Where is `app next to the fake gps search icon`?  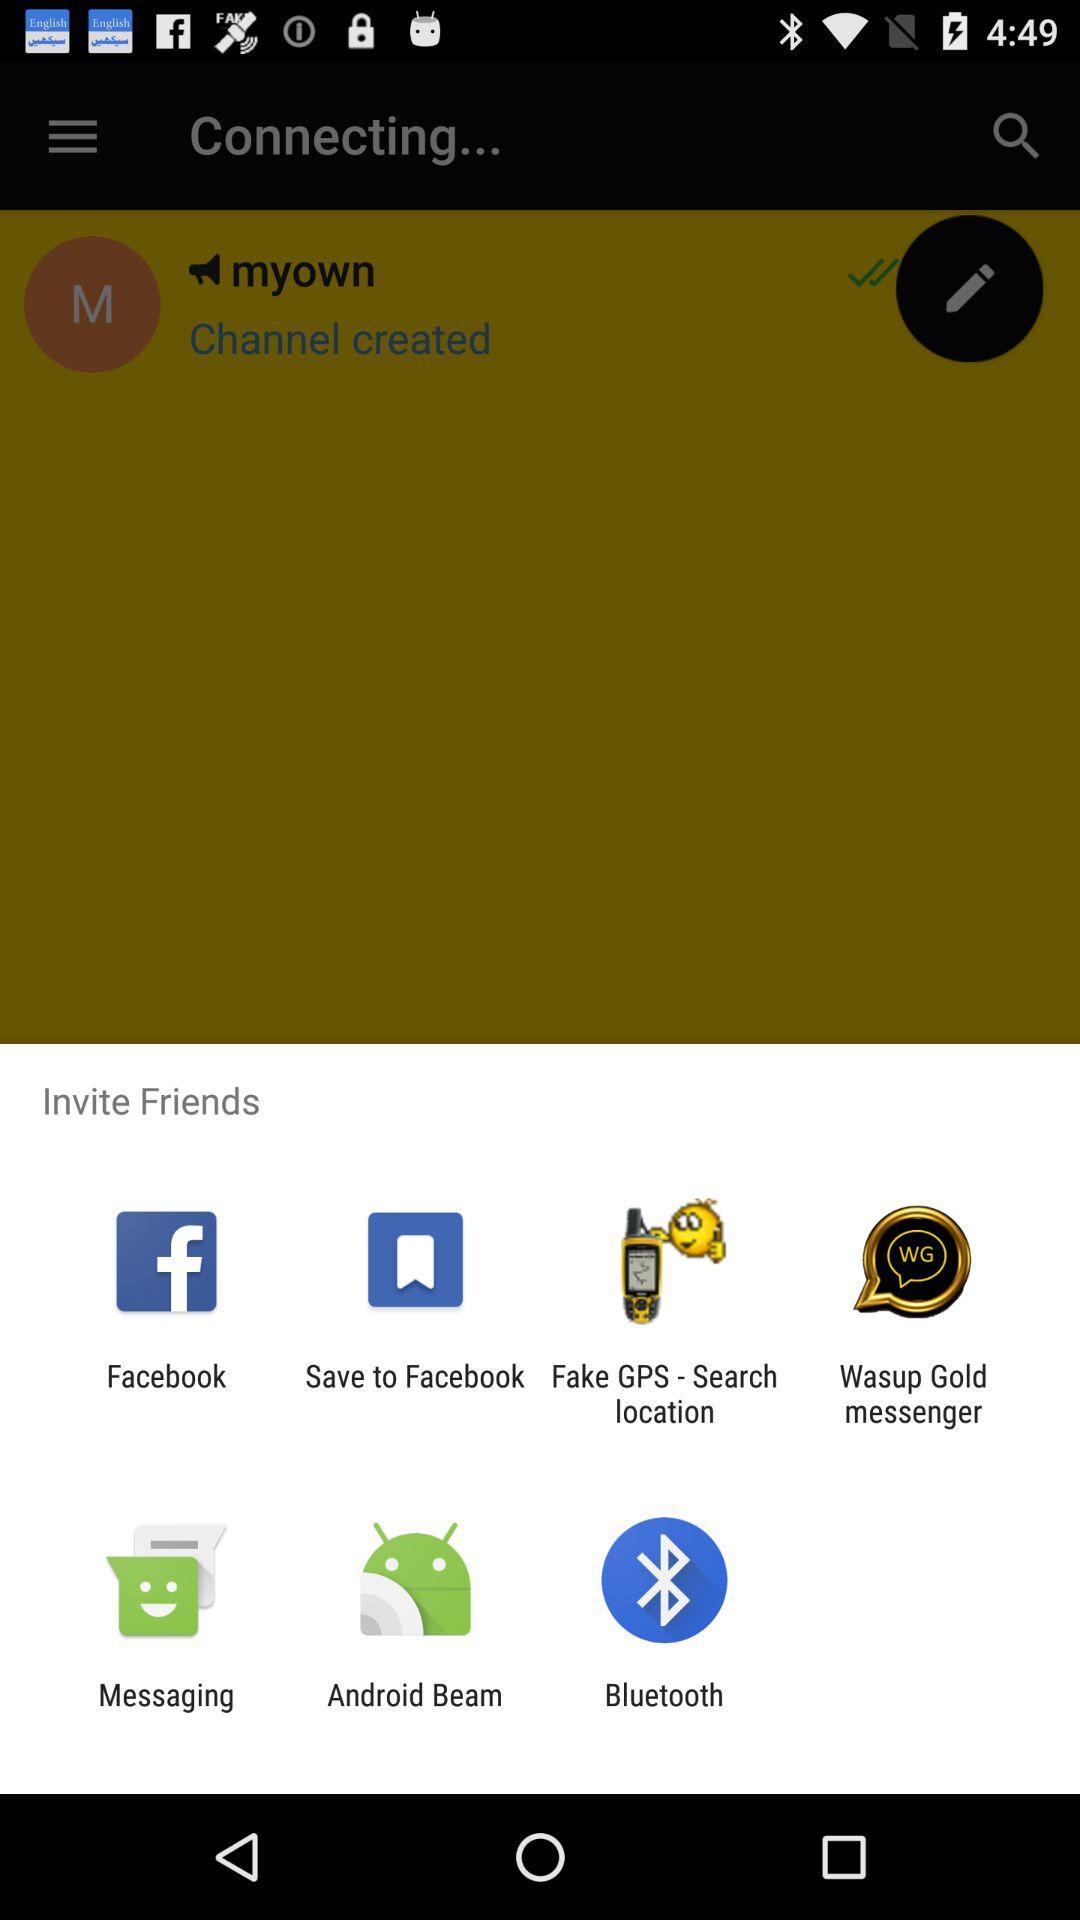 app next to the fake gps search icon is located at coordinates (913, 1392).